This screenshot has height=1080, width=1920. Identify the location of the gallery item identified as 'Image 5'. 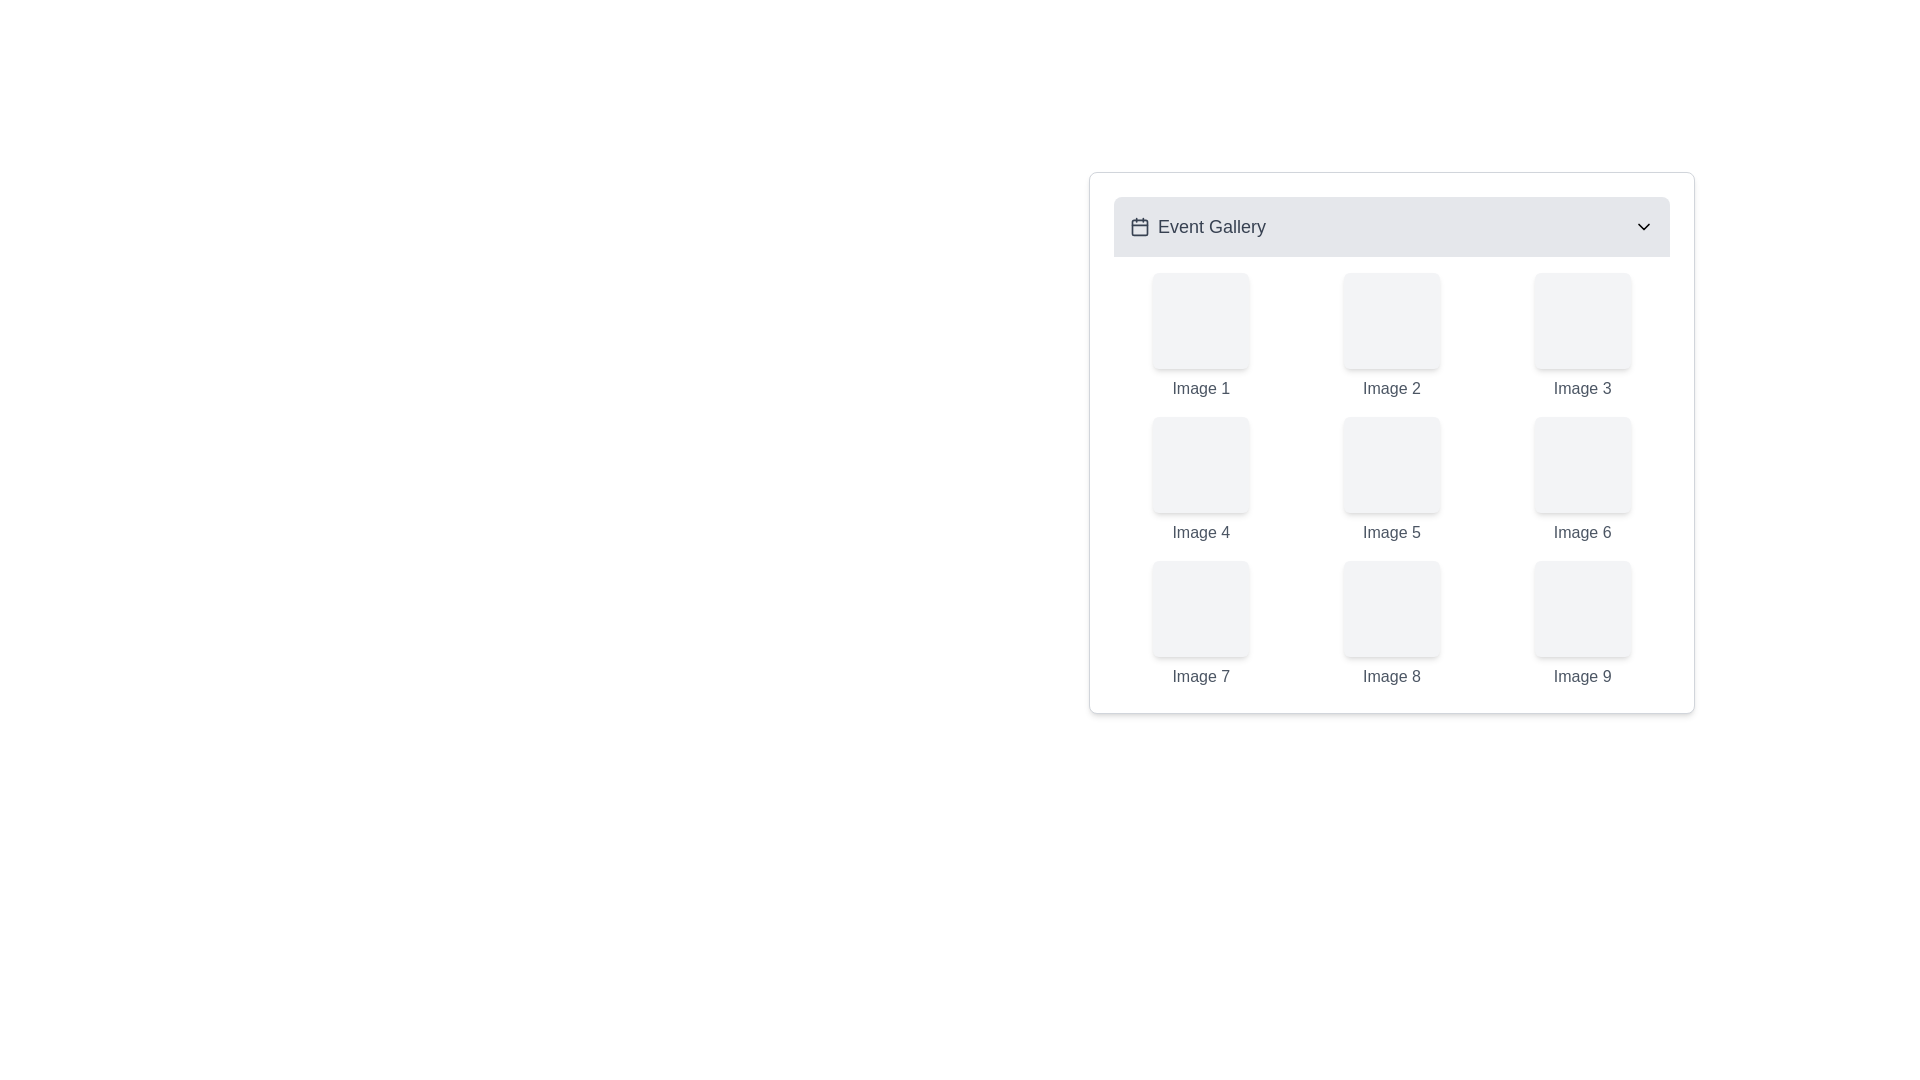
(1391, 481).